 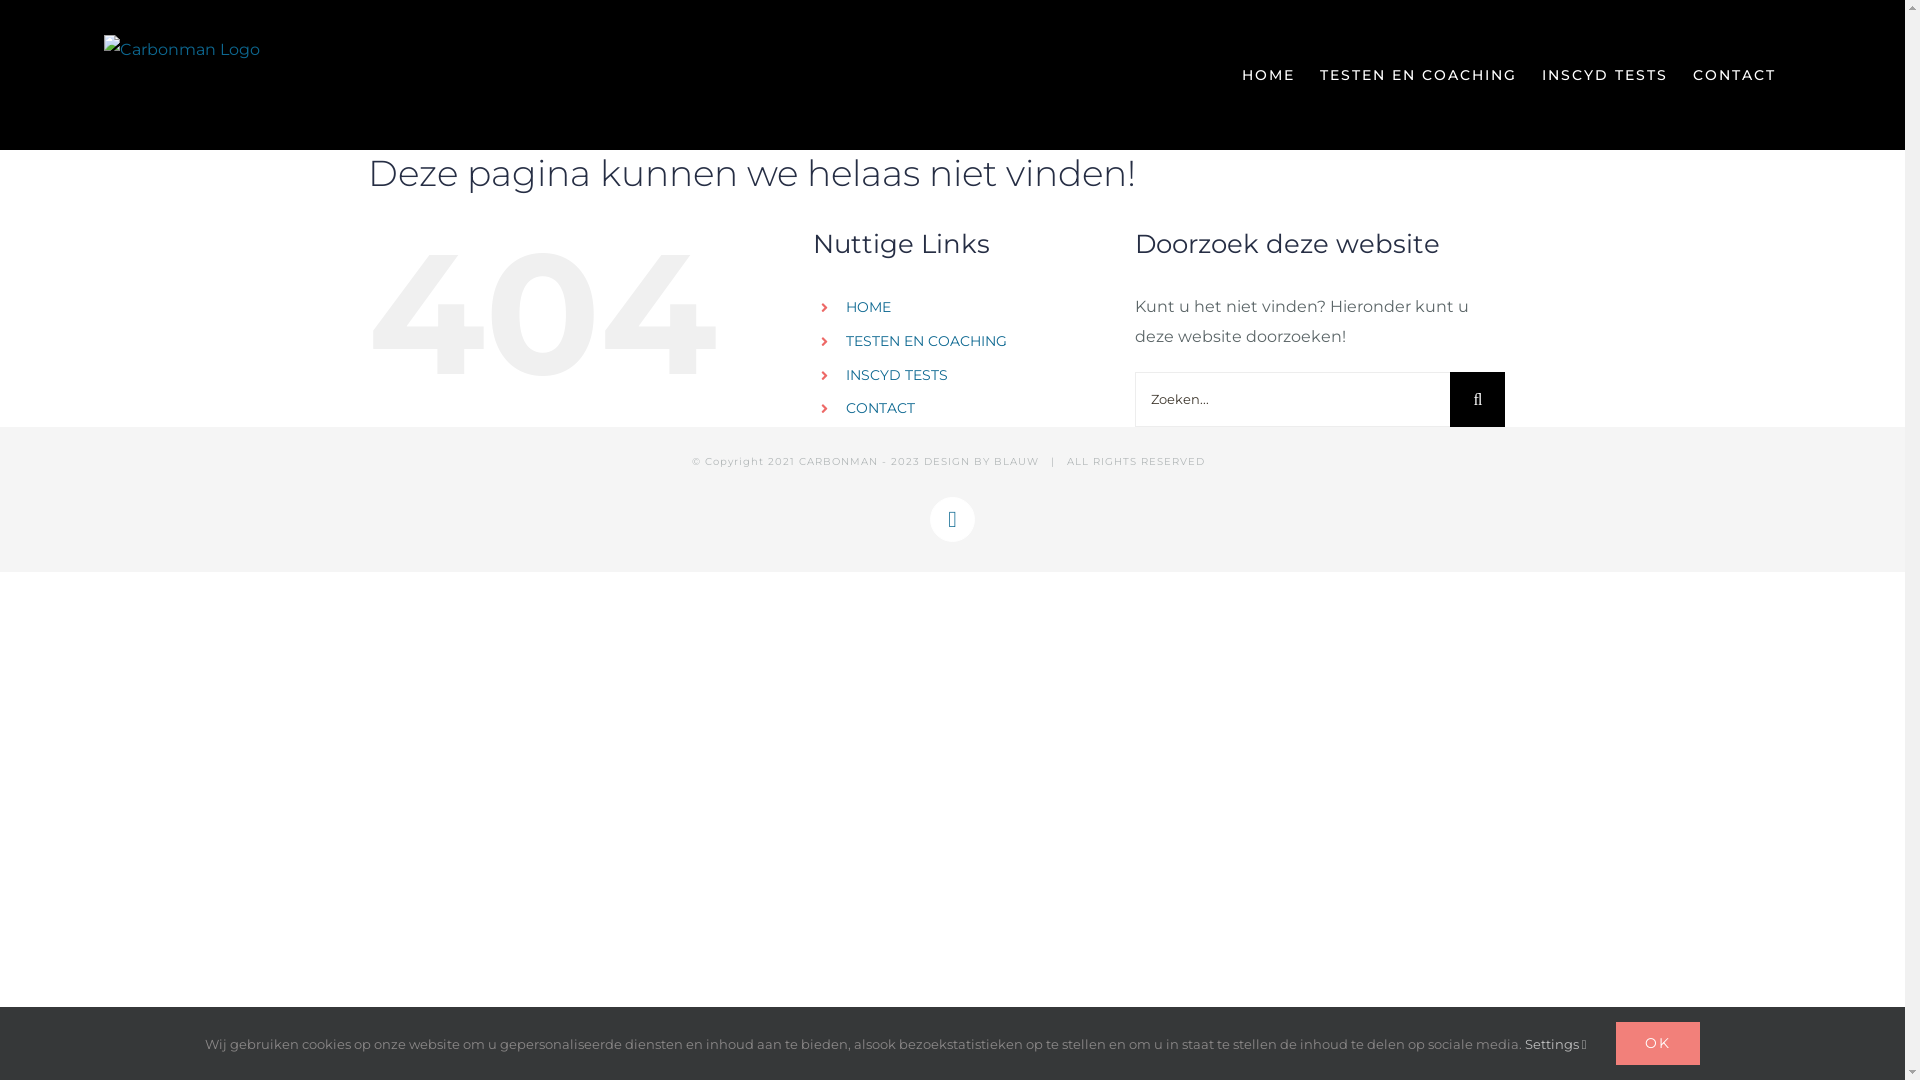 I want to click on 'Settings', so click(x=1554, y=1043).